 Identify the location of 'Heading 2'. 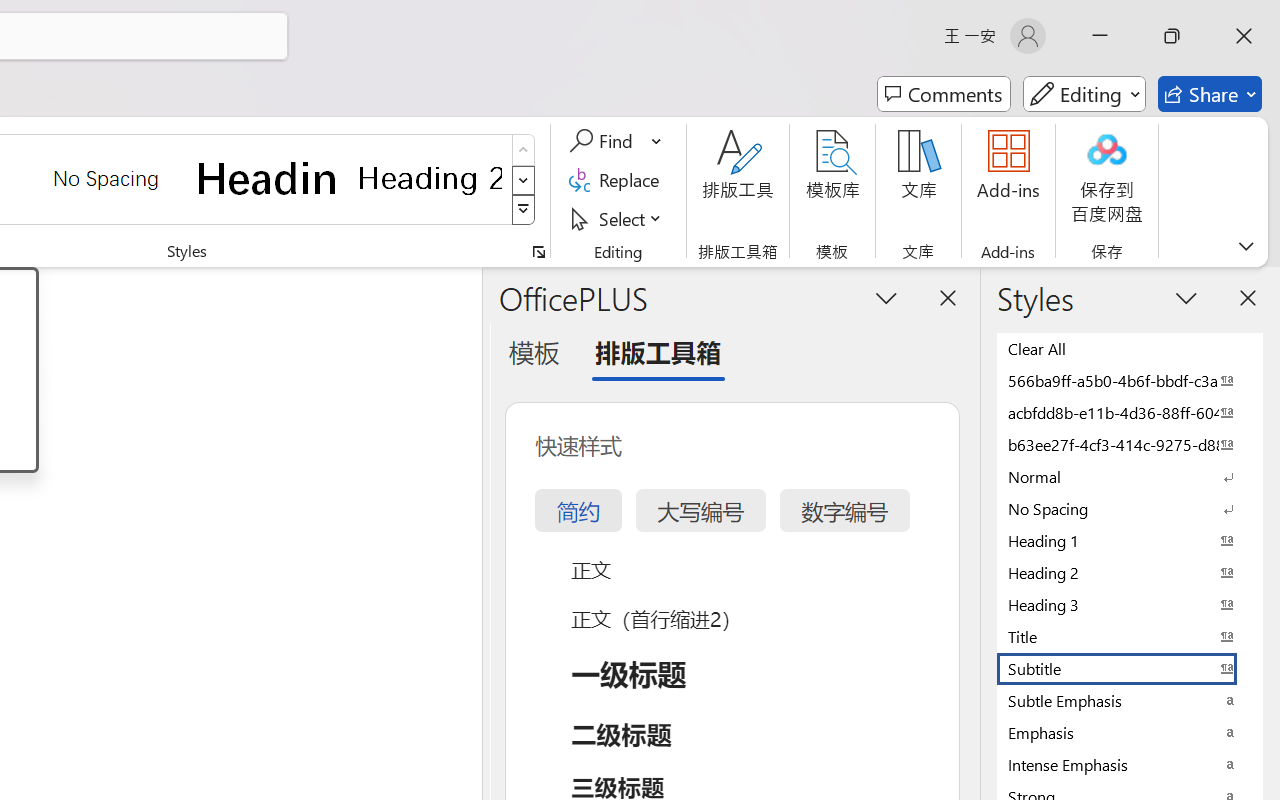
(429, 177).